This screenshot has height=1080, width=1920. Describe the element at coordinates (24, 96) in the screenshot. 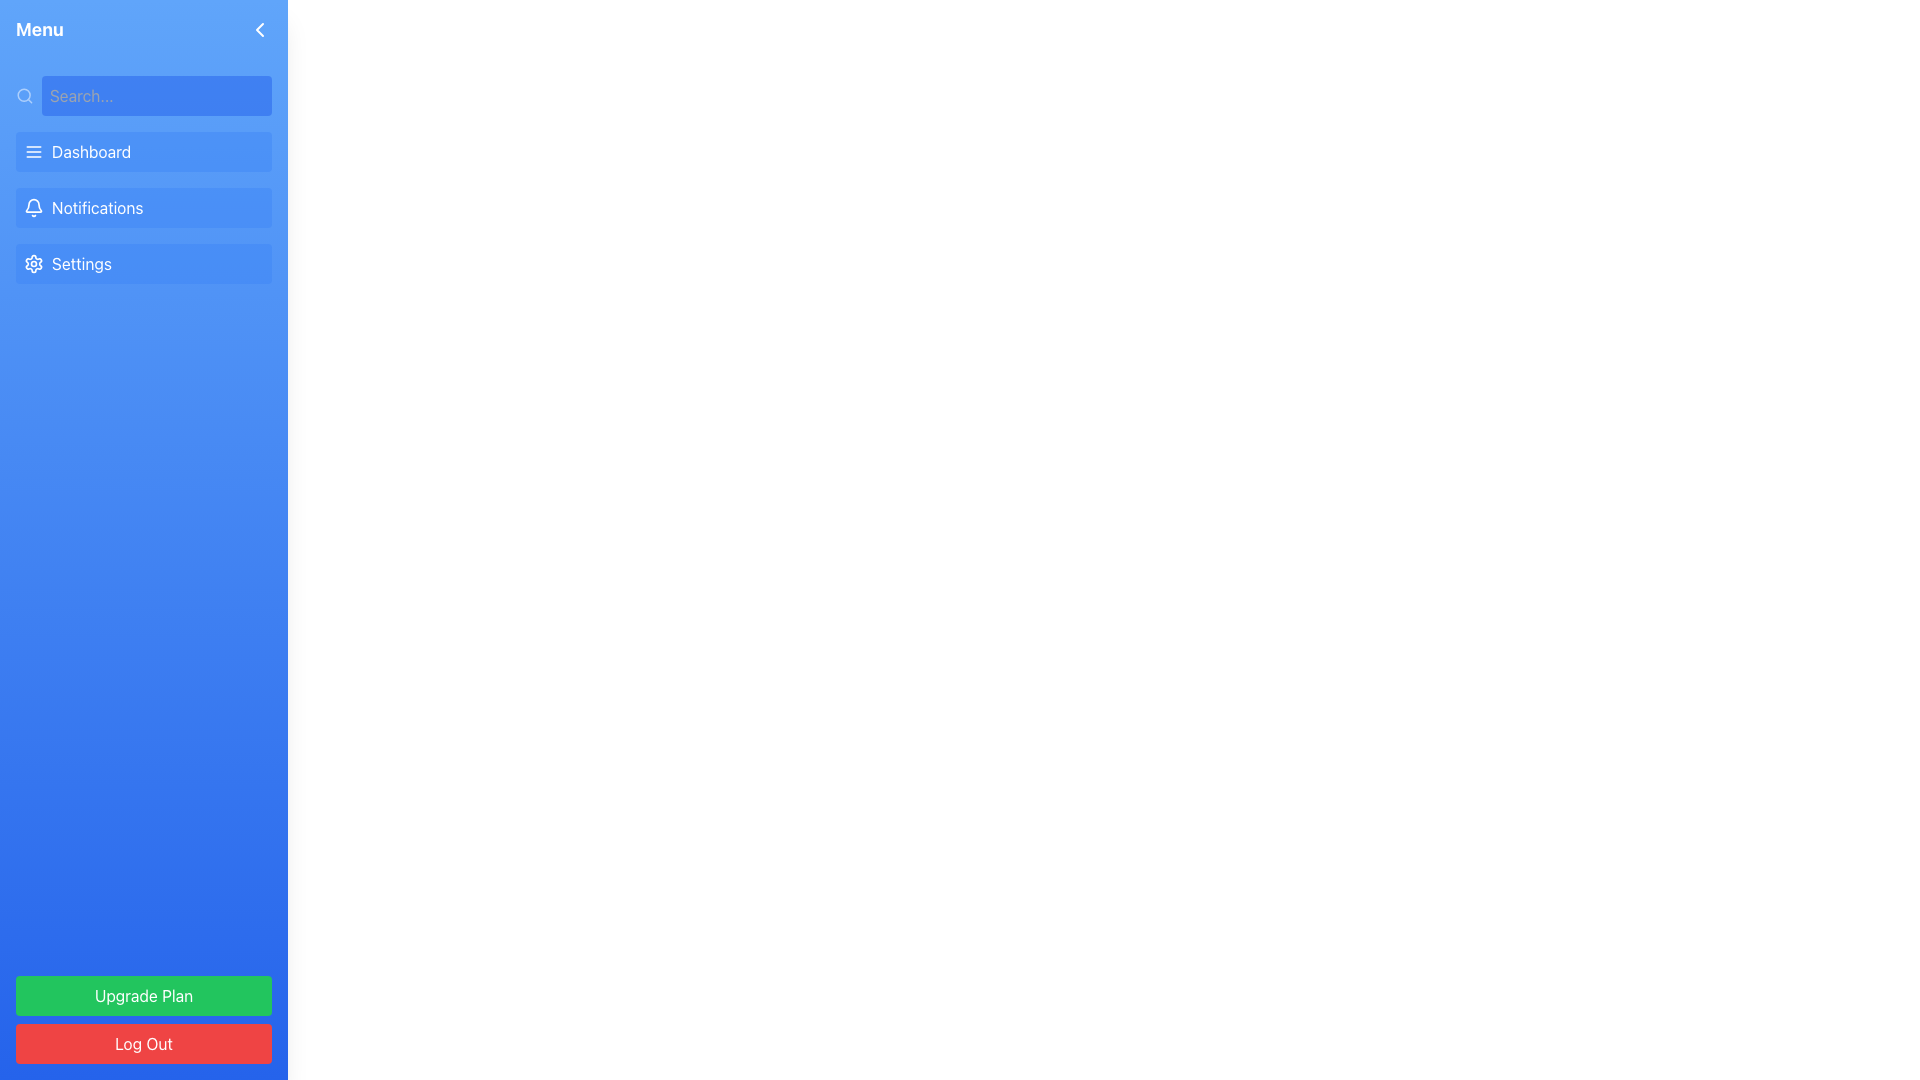

I see `the search icon represented by a magnifying glass, which is displayed in a muted color and positioned before the 'Search...' input field` at that location.